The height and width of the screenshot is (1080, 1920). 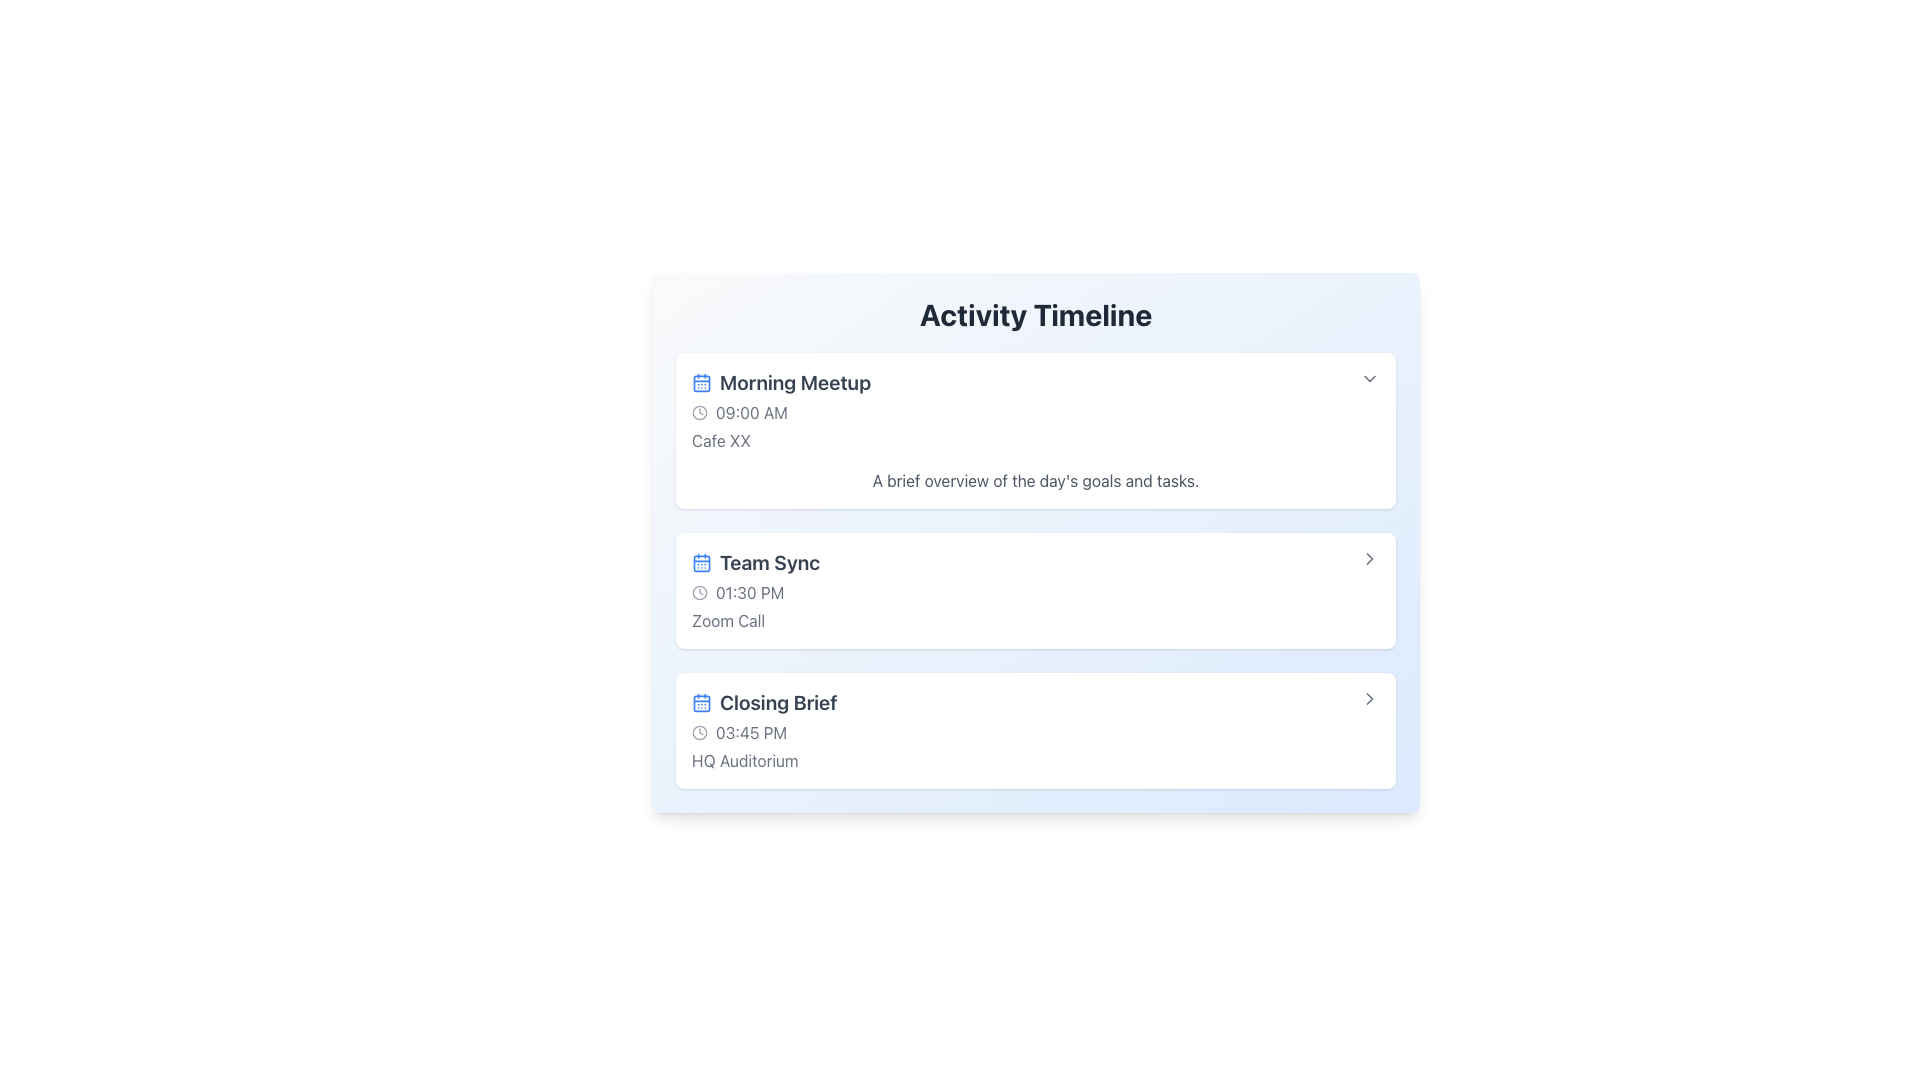 What do you see at coordinates (700, 592) in the screenshot?
I see `the clock icon representing the time for the 'Team Sync' event, which is located to the left of the text '01:30 PM'` at bounding box center [700, 592].